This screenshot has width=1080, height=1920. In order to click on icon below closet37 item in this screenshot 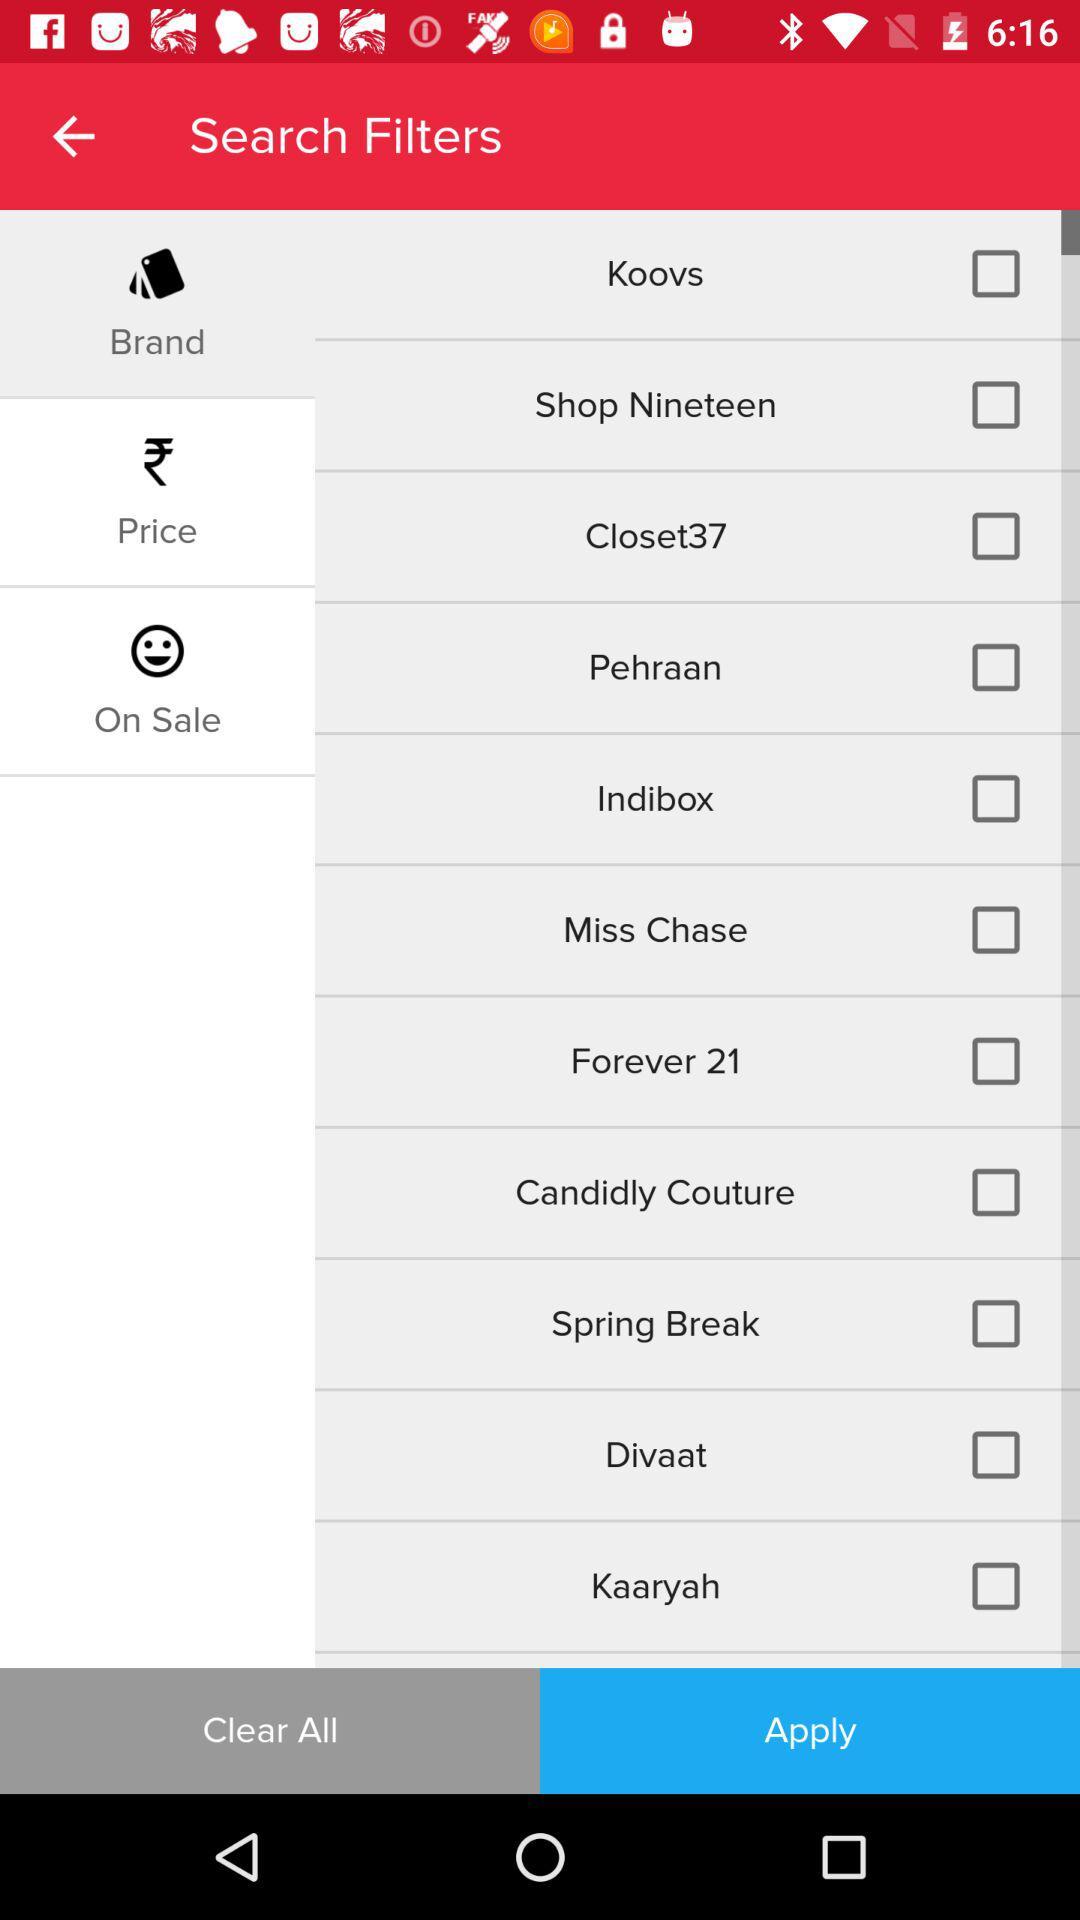, I will do `click(696, 667)`.